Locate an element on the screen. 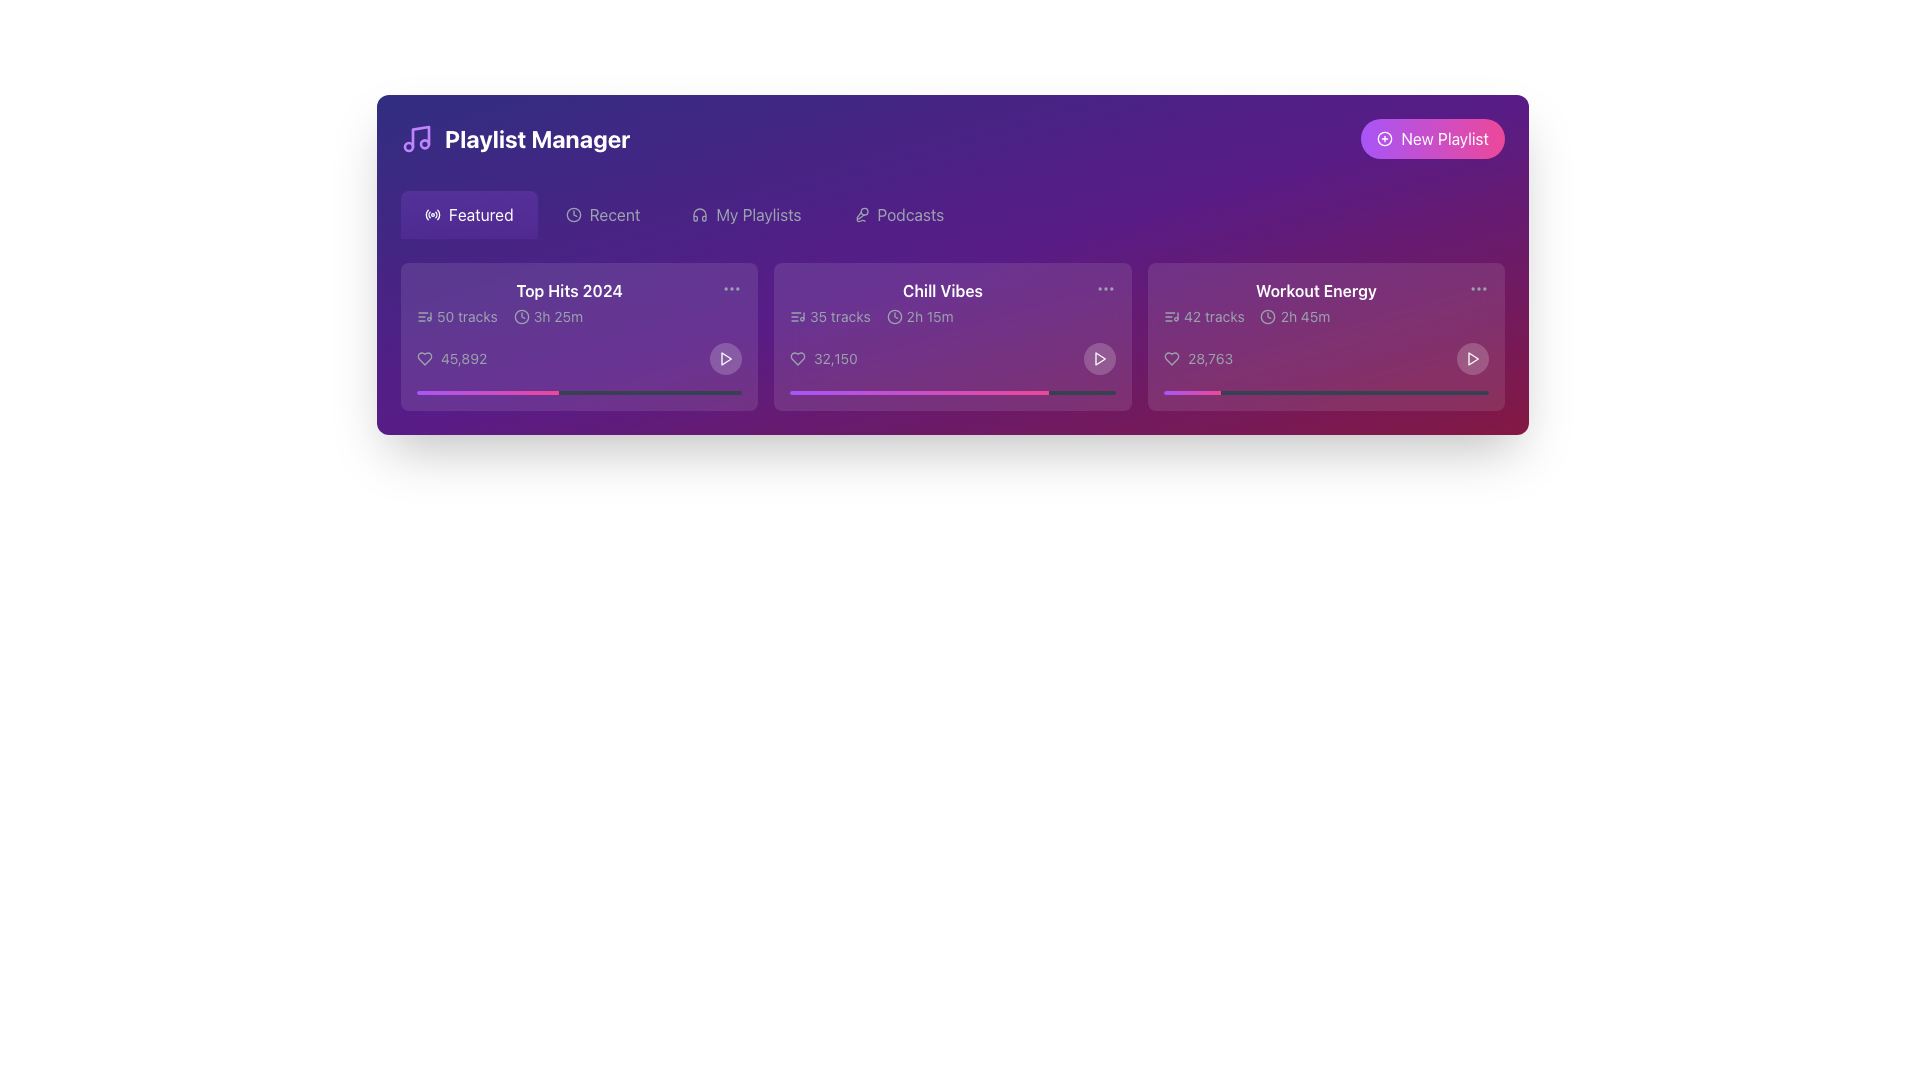 Image resolution: width=1920 pixels, height=1080 pixels. the filled purple heart-shaped icon located within the 'Chill Vibes' playlist card to favorite or unfavorite the playlist is located at coordinates (797, 357).